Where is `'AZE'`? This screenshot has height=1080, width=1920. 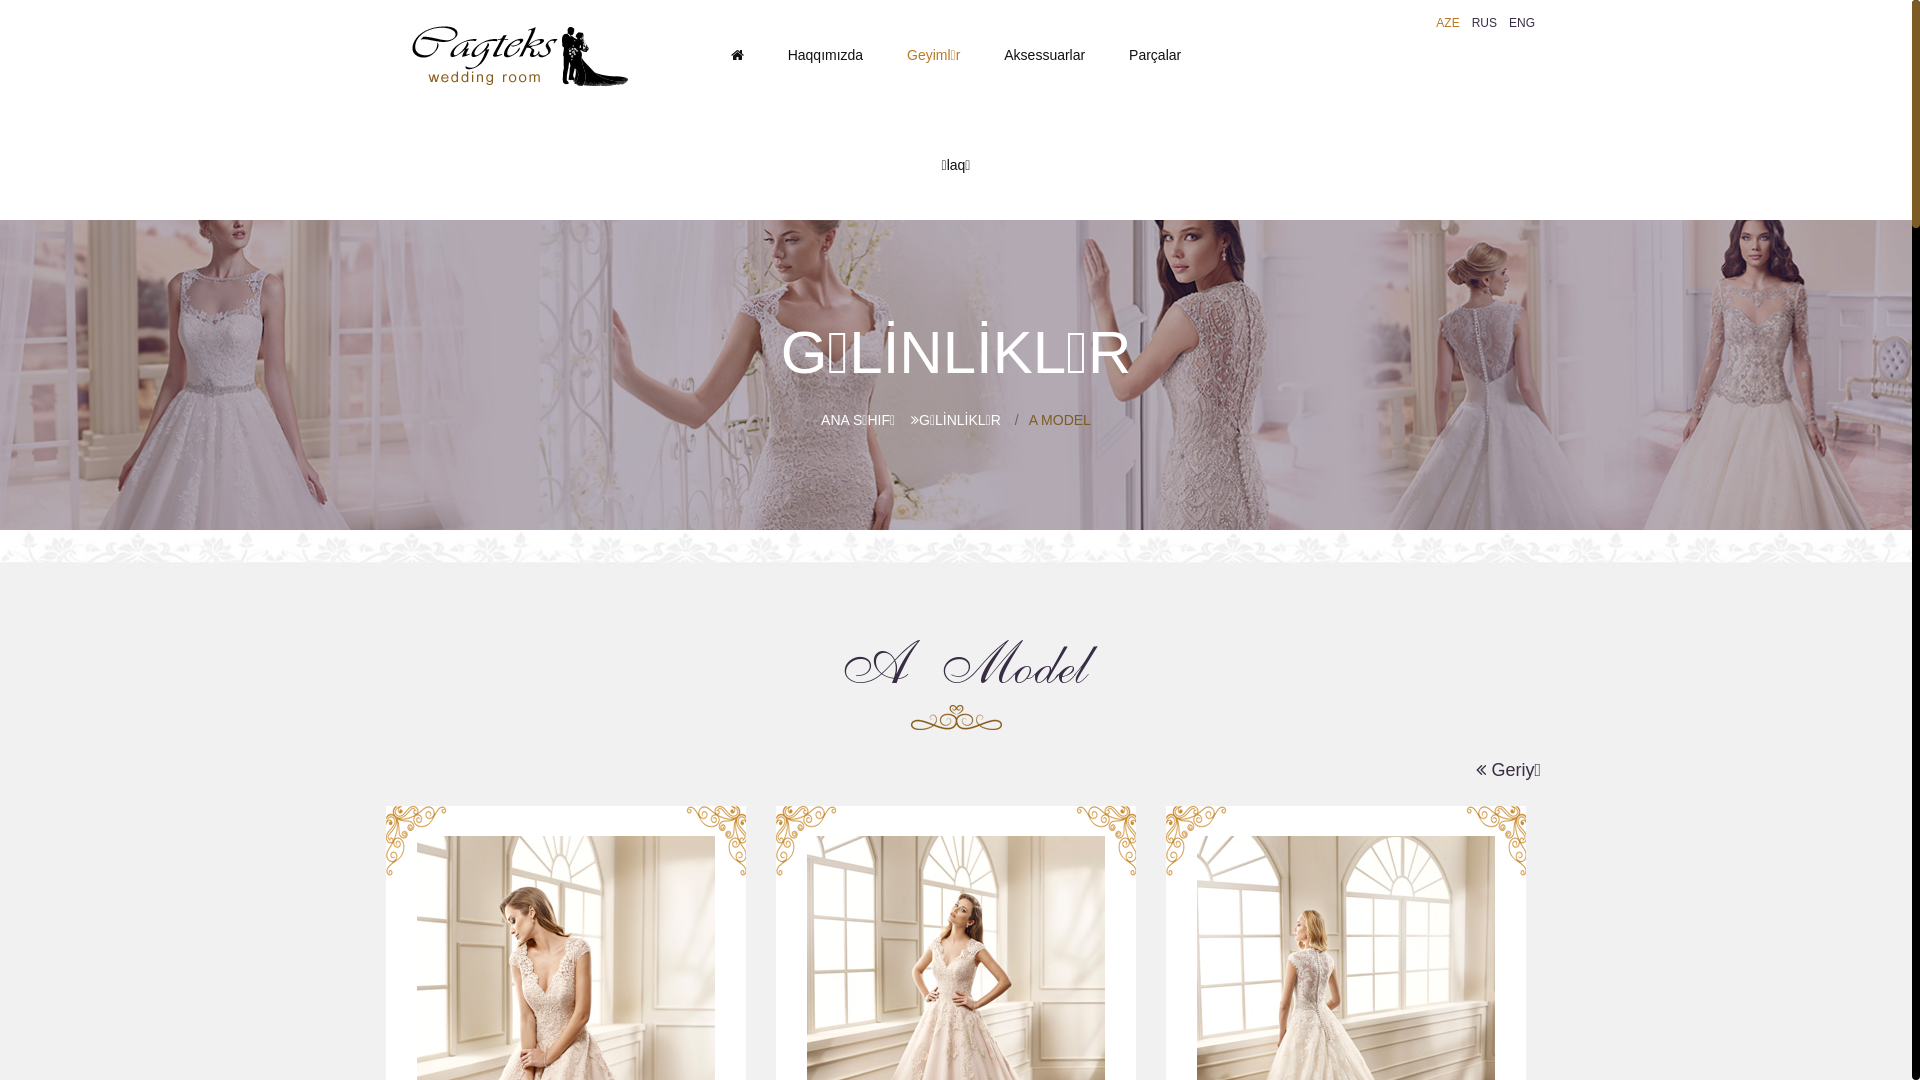 'AZE' is located at coordinates (1447, 23).